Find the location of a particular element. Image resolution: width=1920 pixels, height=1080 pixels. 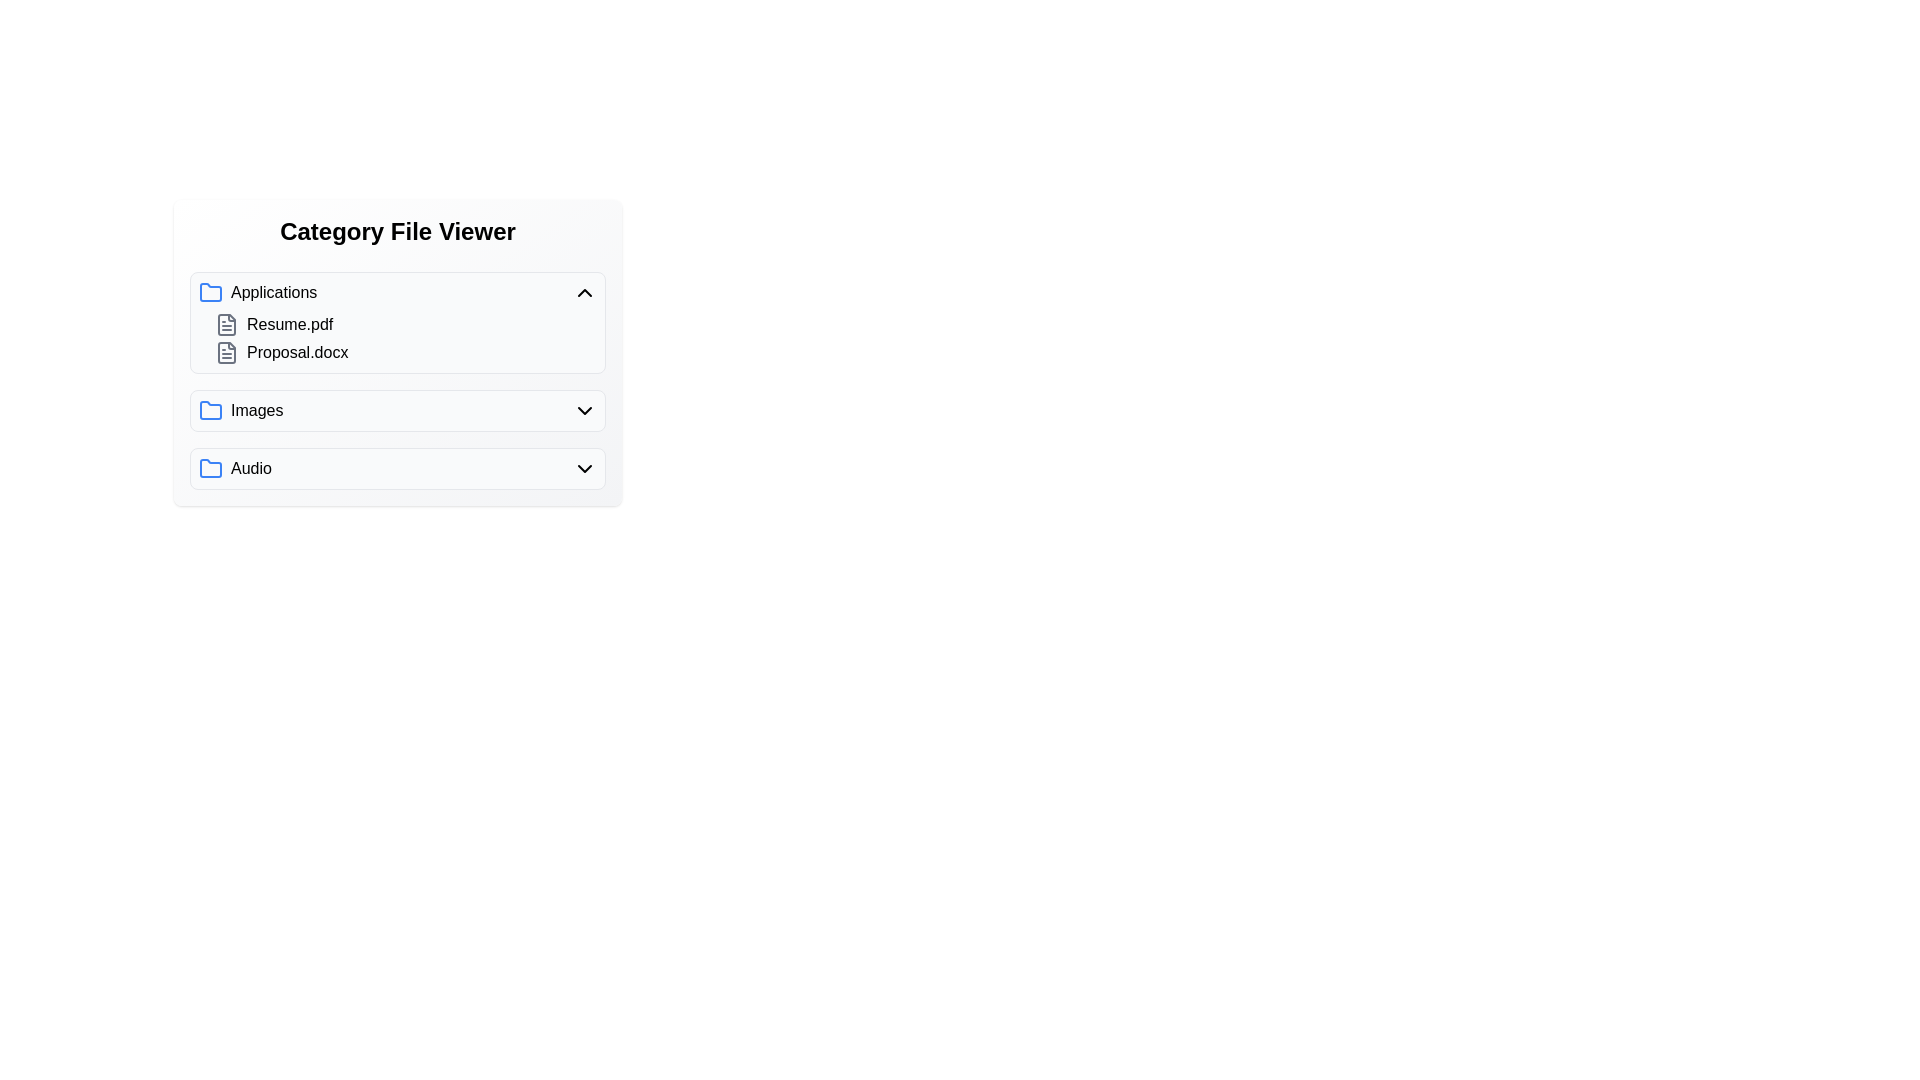

the folder icon of the category Audio to toggle its expansion is located at coordinates (211, 469).